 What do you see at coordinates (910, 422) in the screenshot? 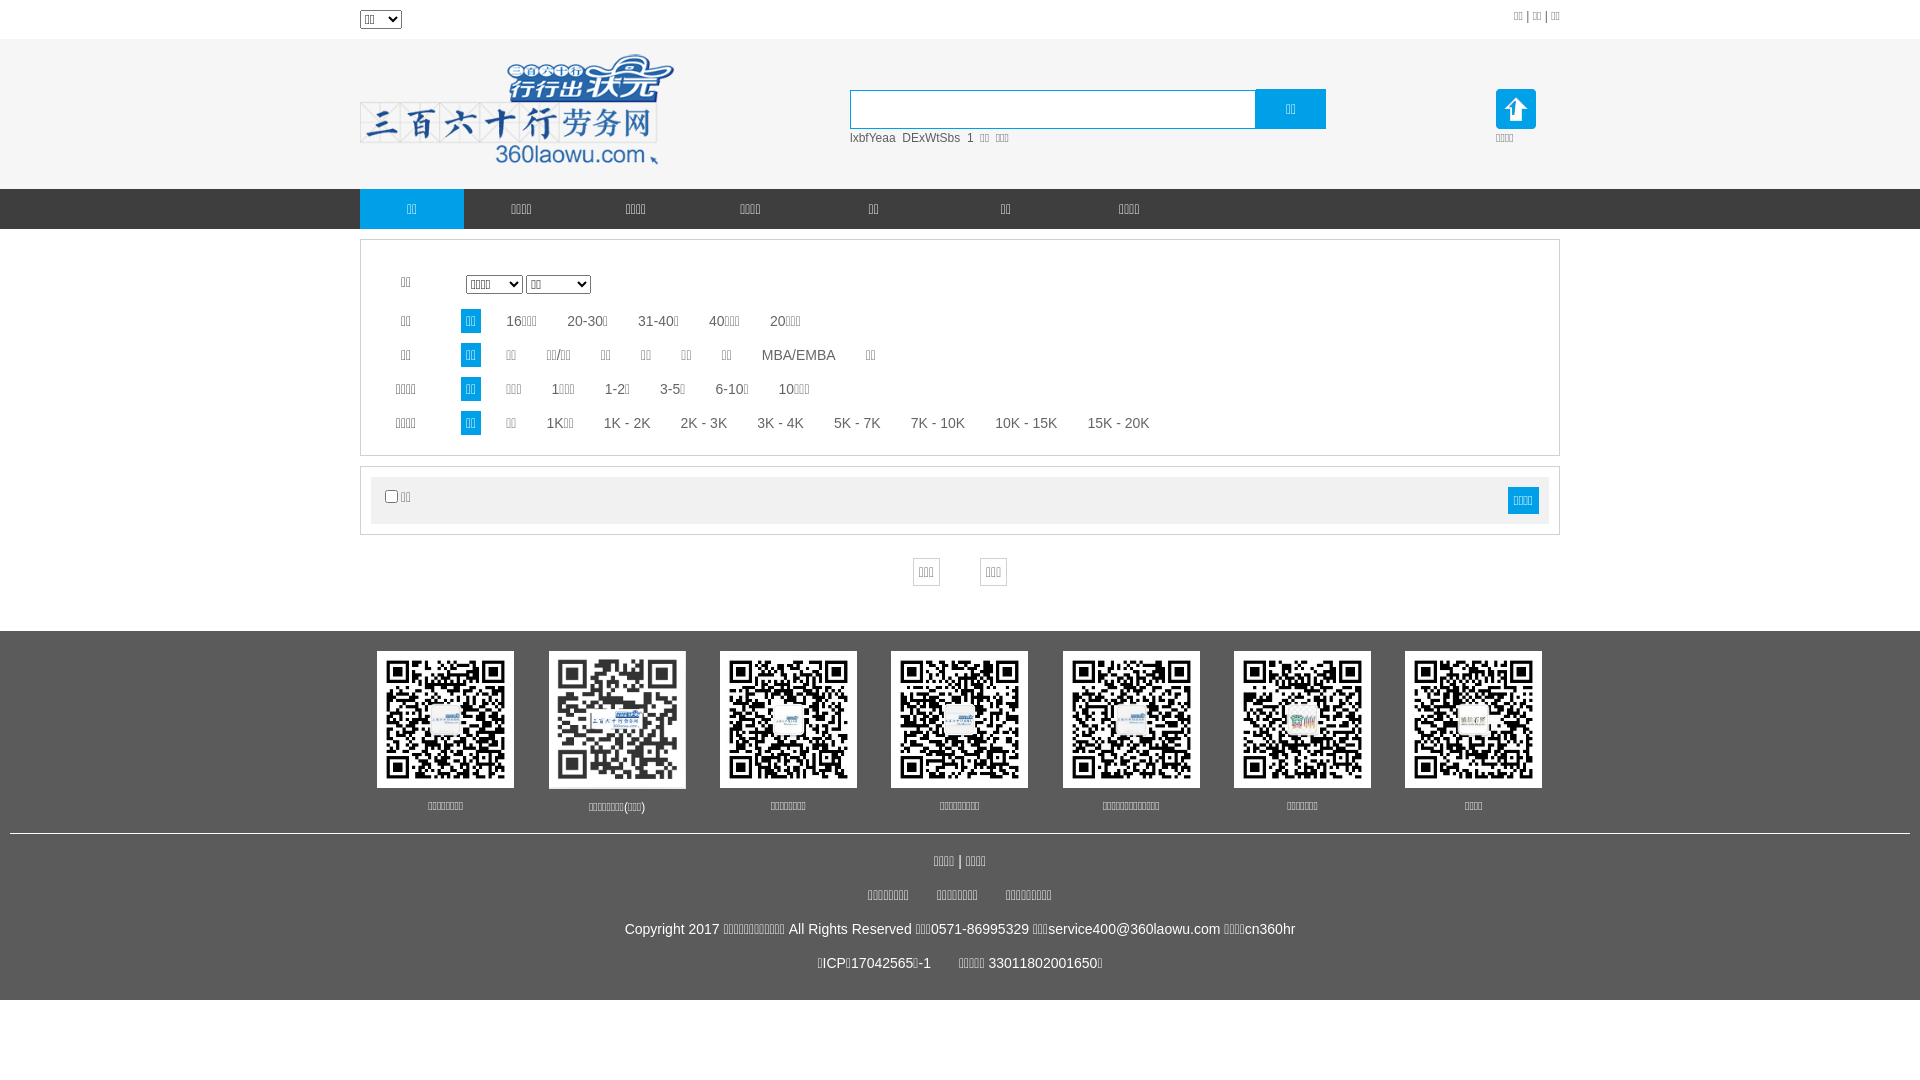
I see `'7K - 10K'` at bounding box center [910, 422].